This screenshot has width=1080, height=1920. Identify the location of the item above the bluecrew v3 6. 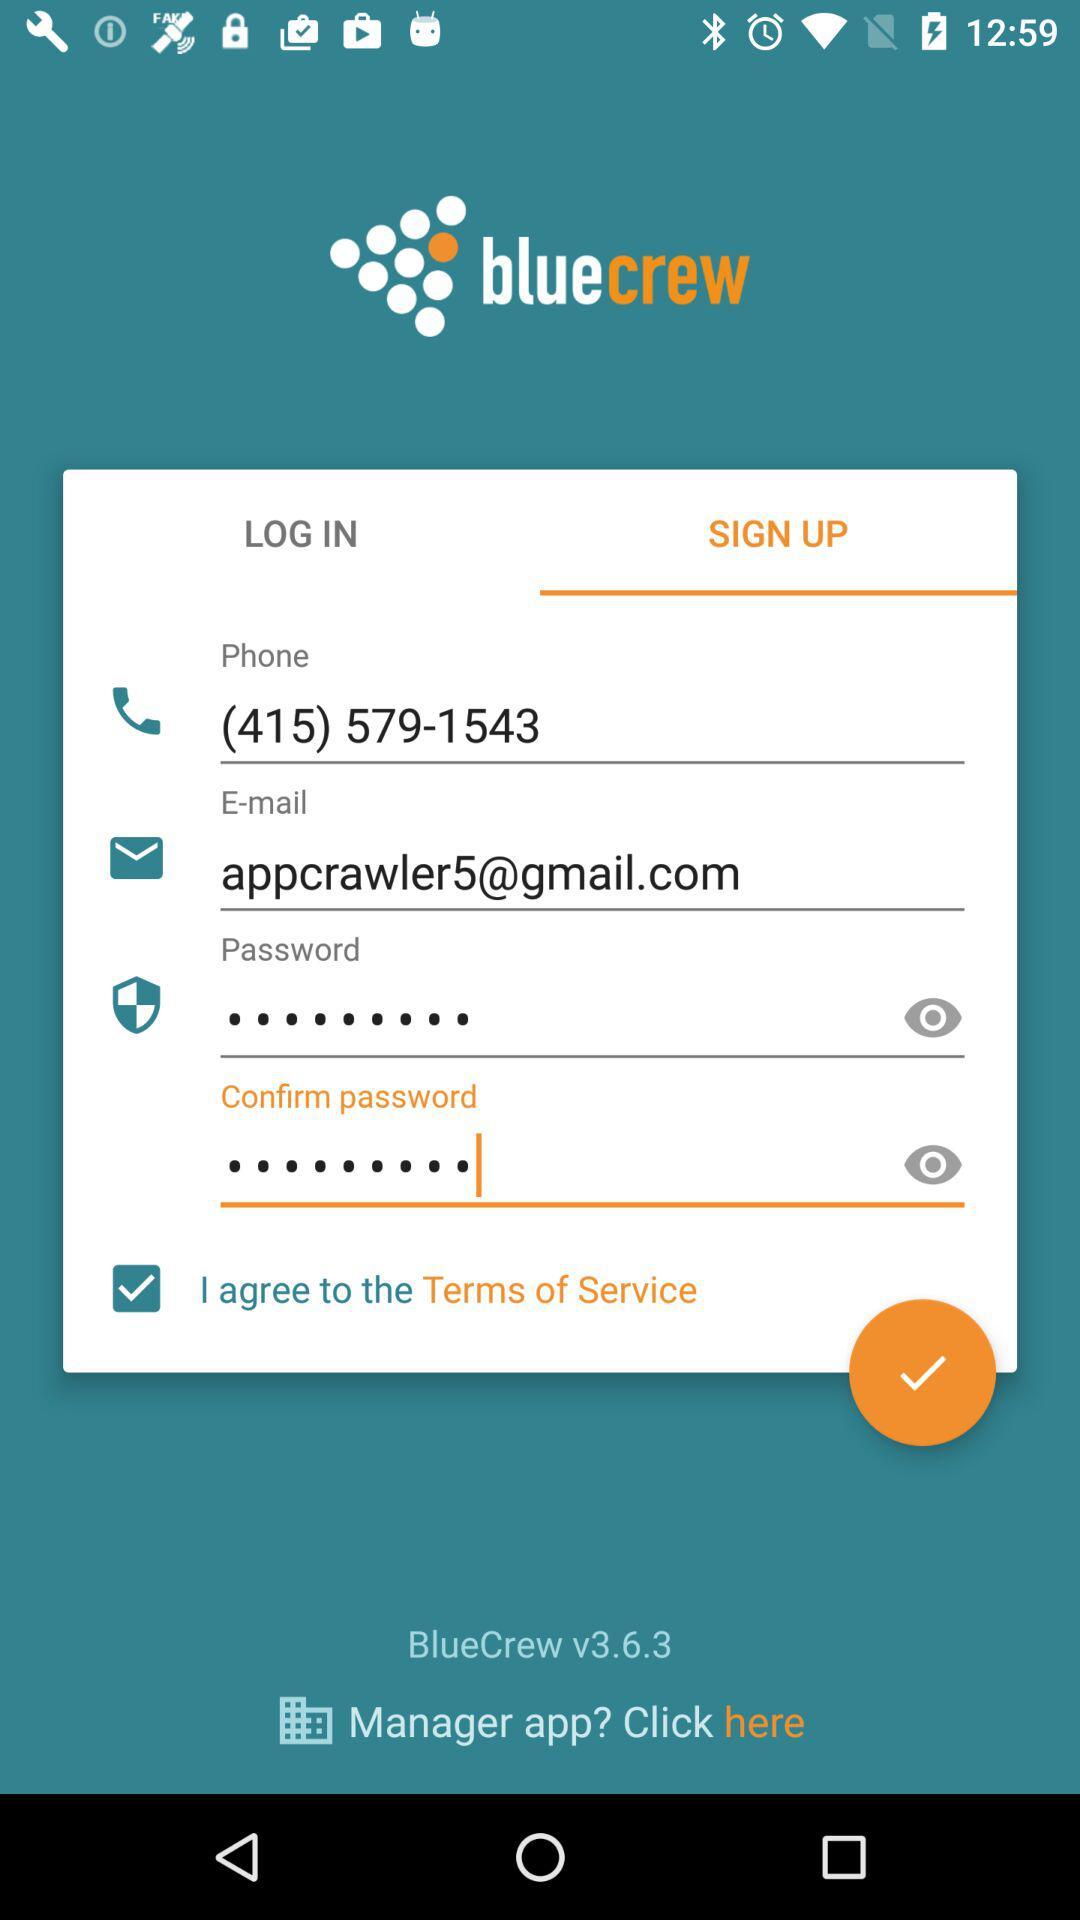
(447, 1288).